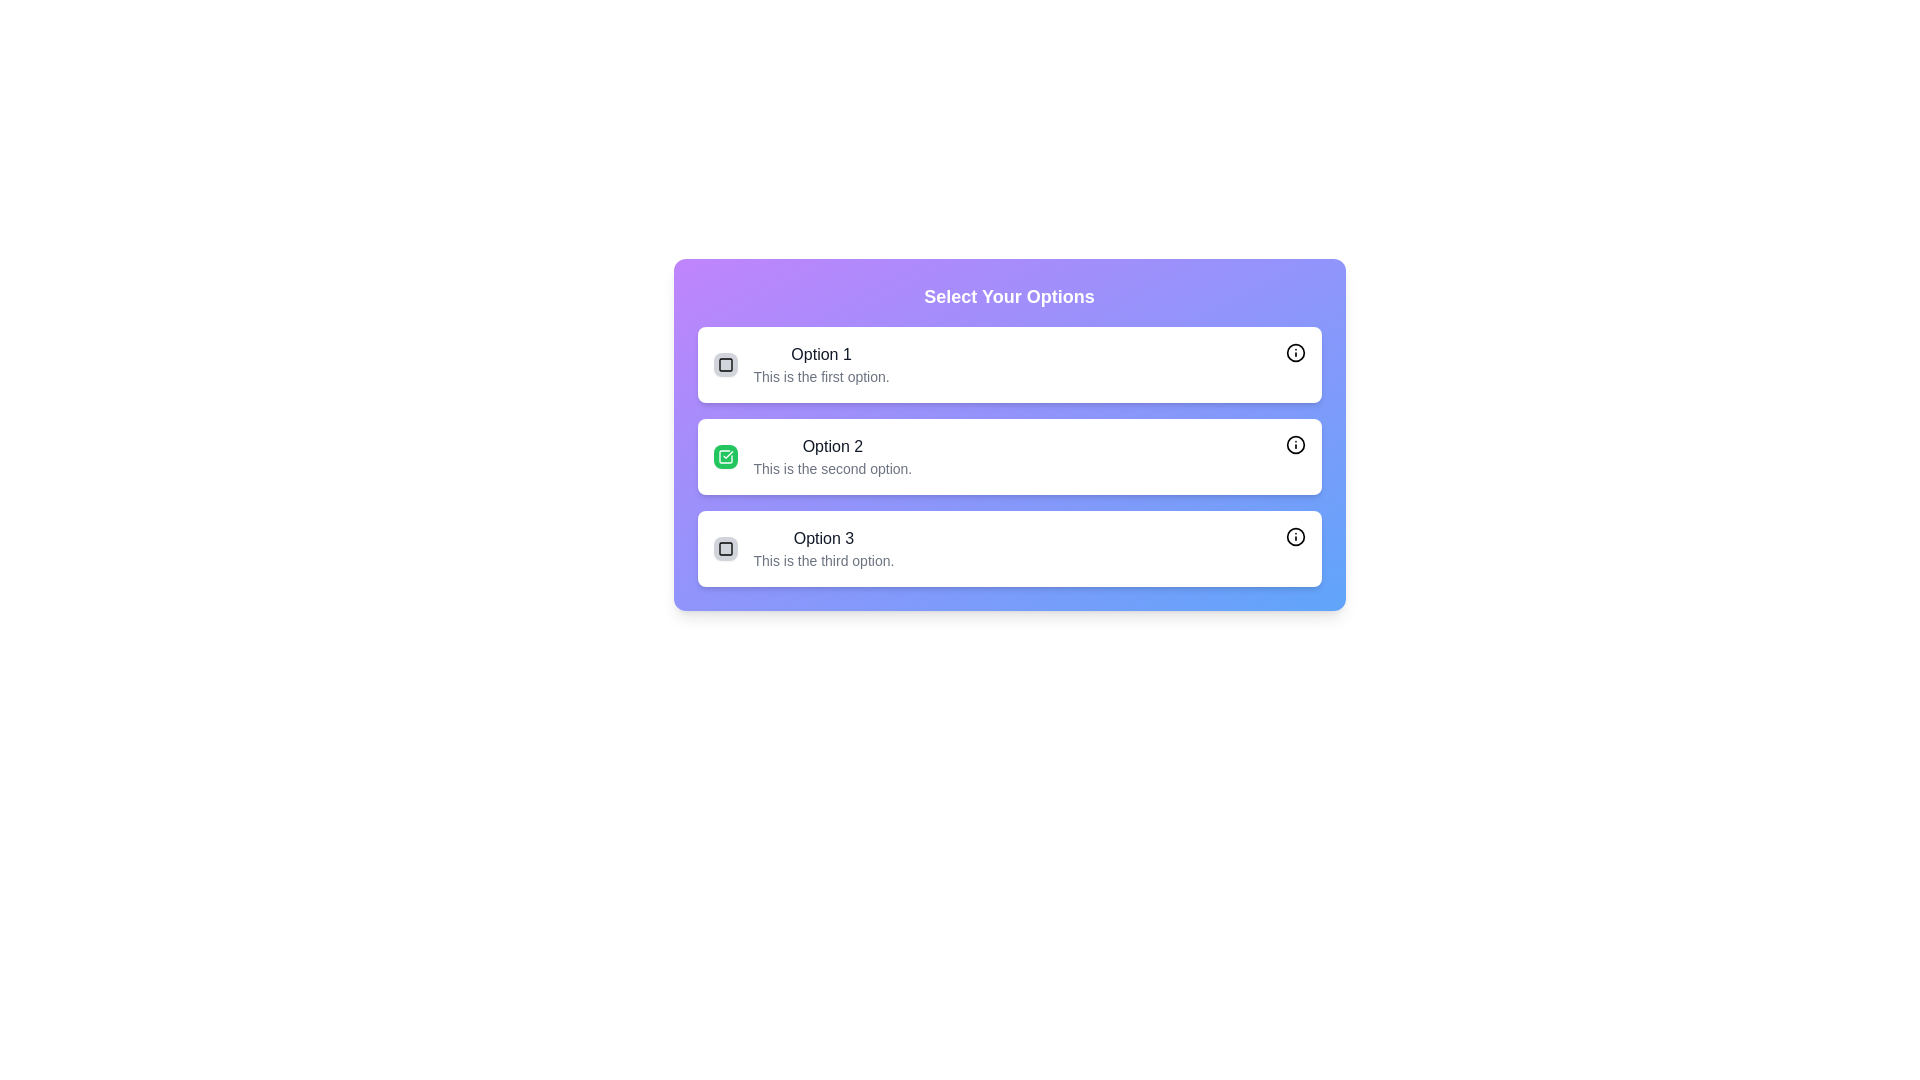  What do you see at coordinates (724, 548) in the screenshot?
I see `the checkbox or toggle button for 'Option 3'` at bounding box center [724, 548].